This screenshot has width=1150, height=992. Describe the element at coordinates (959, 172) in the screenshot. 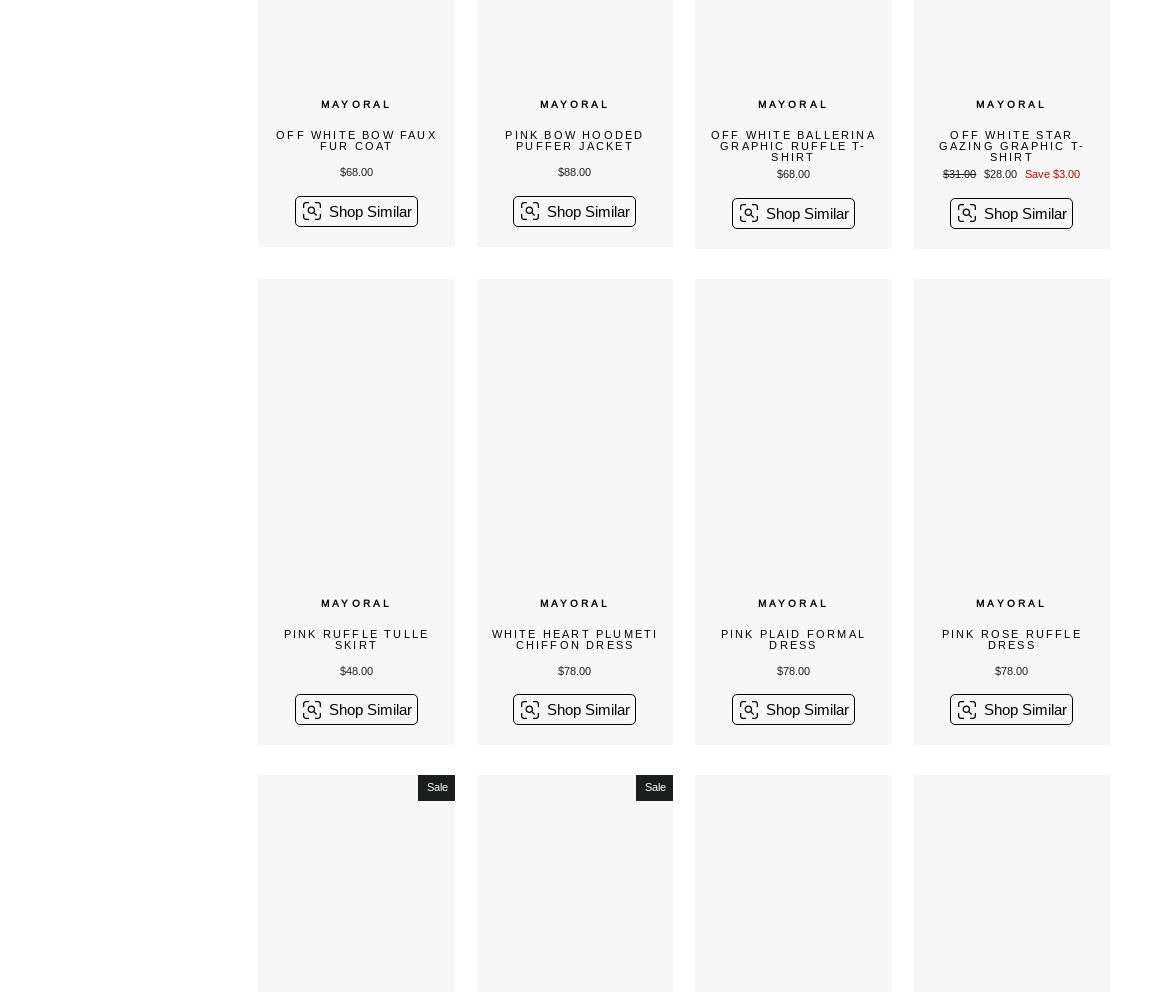

I see `'$31.00'` at that location.